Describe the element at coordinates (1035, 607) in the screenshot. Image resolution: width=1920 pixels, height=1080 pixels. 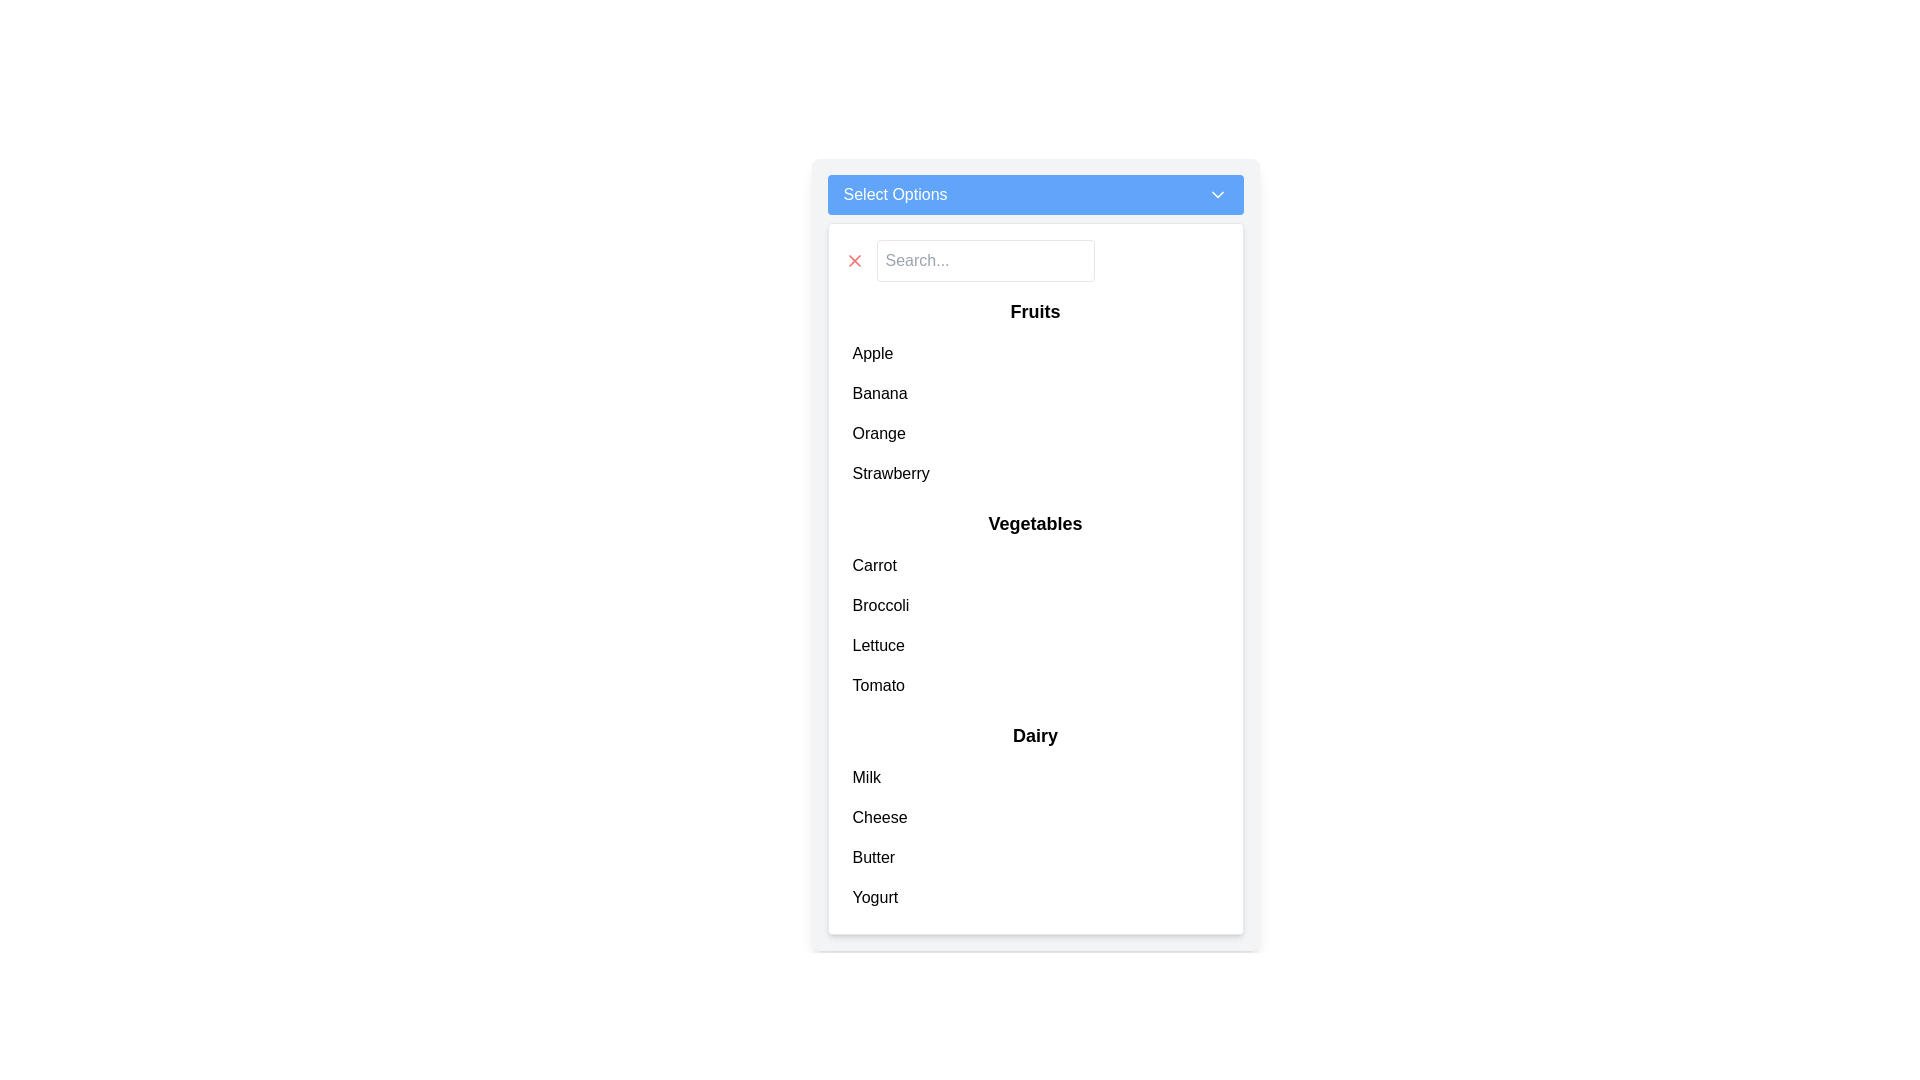
I see `an item within the 'Vegetables' category group, which is located centrally beneath the 'Fruits' section and above the 'Dairy' section` at that location.